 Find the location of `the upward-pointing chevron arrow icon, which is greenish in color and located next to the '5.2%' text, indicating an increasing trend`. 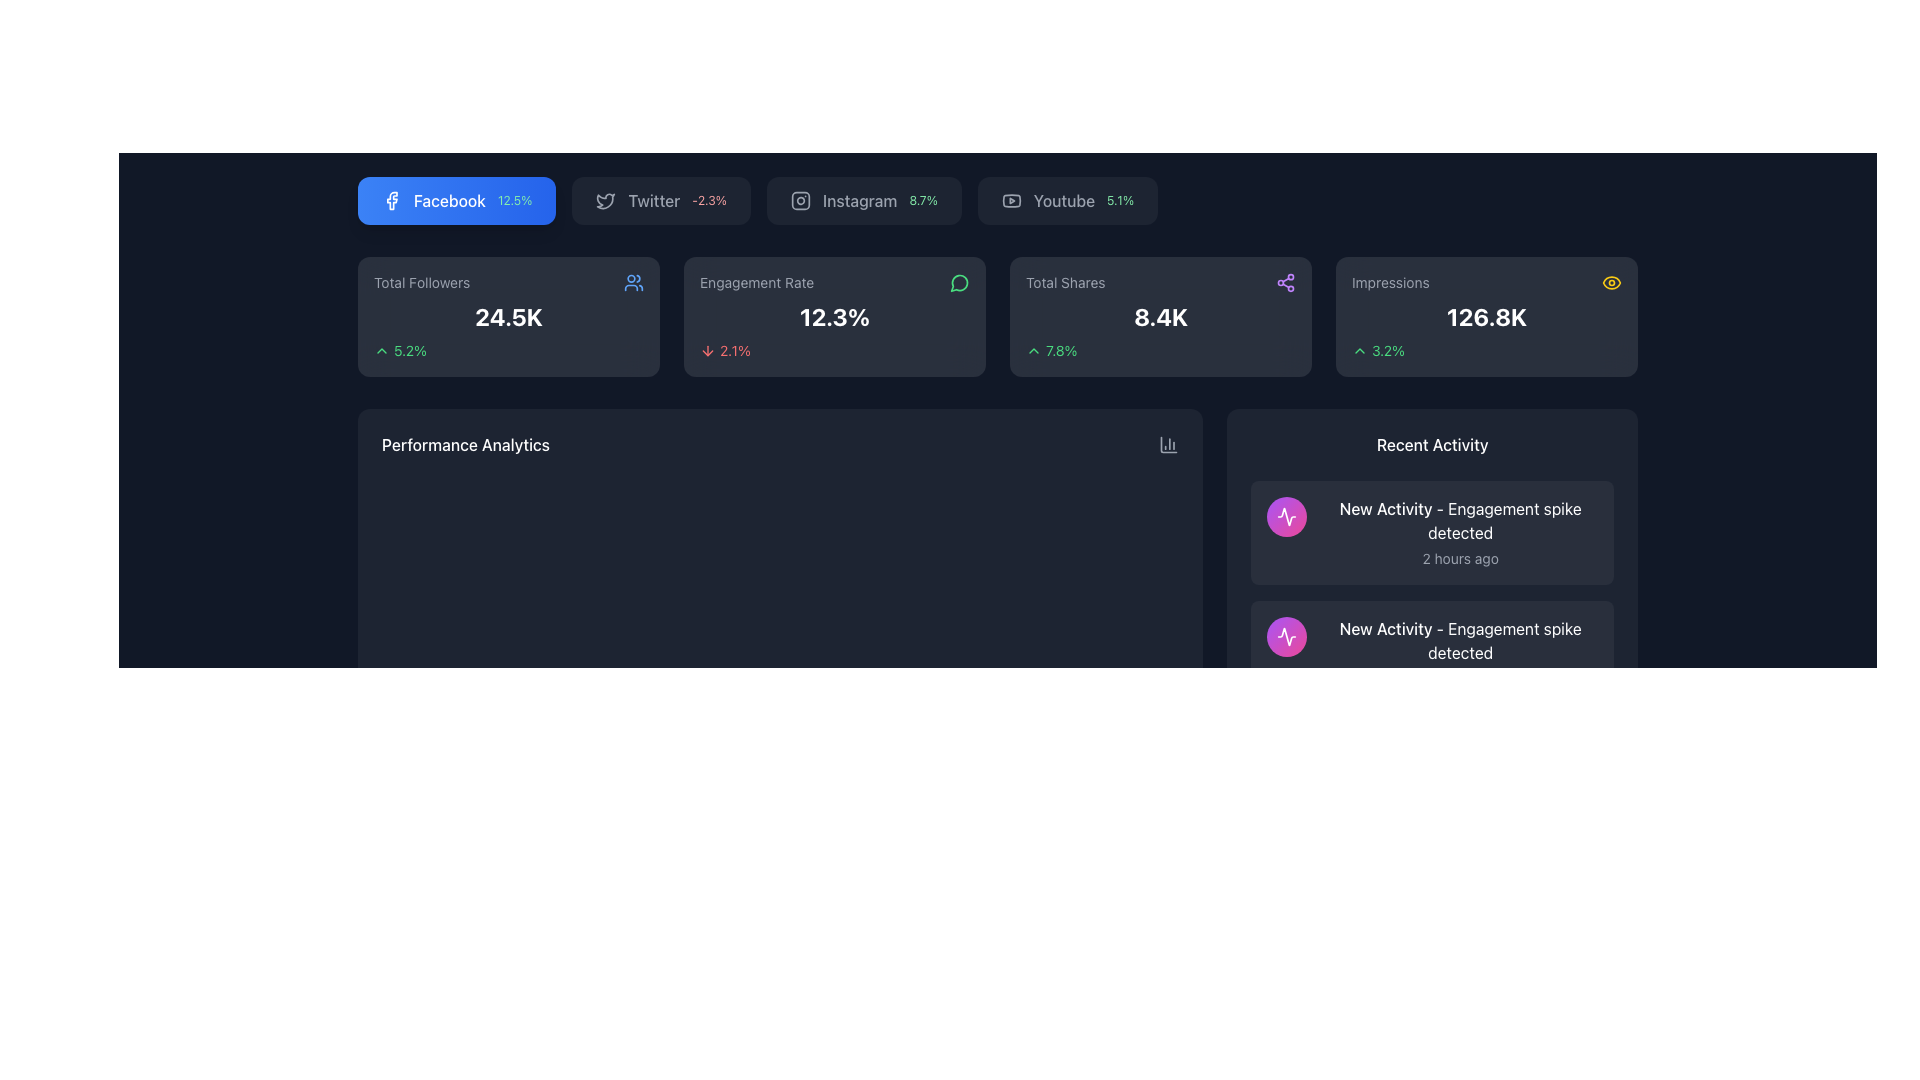

the upward-pointing chevron arrow icon, which is greenish in color and located next to the '5.2%' text, indicating an increasing trend is located at coordinates (382, 350).